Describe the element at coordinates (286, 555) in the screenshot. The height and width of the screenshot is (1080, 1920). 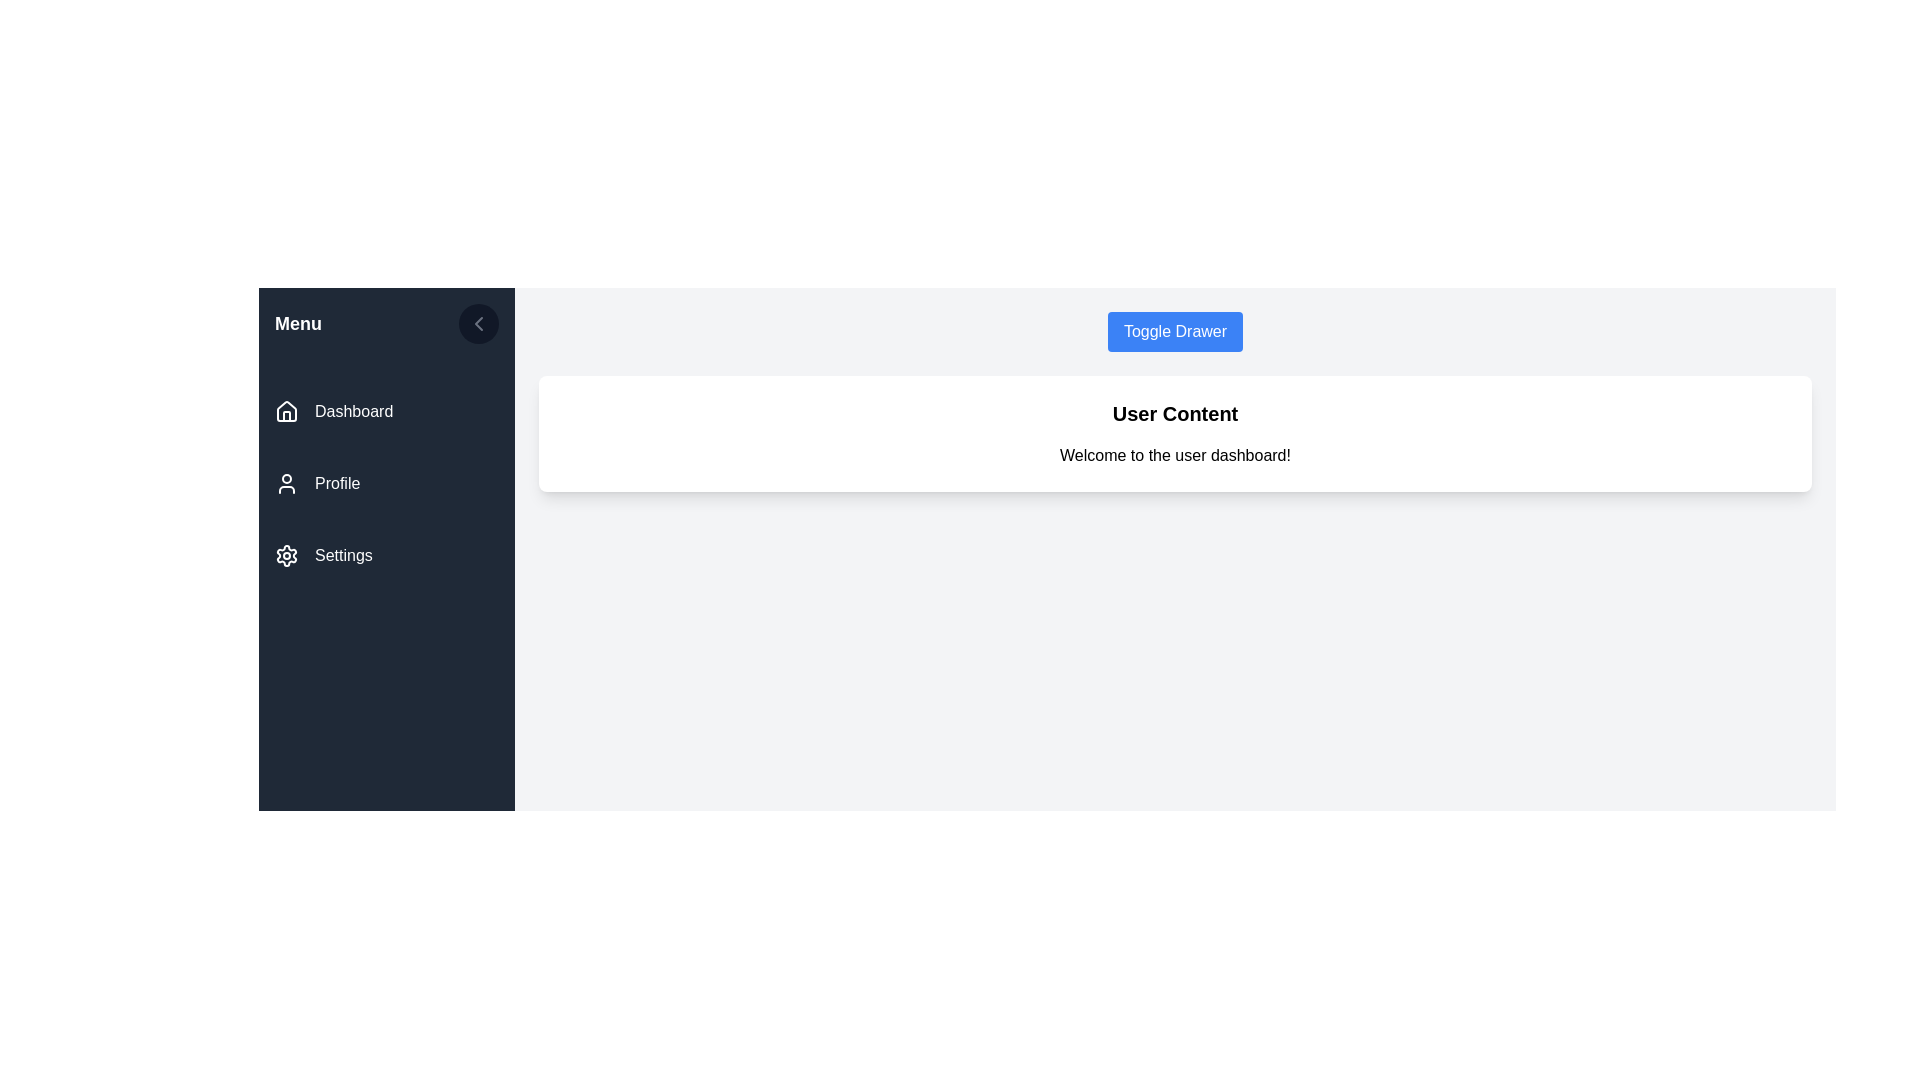
I see `the settings icon located to the left of the 'Settings' text in the third row of the vertical menu` at that location.